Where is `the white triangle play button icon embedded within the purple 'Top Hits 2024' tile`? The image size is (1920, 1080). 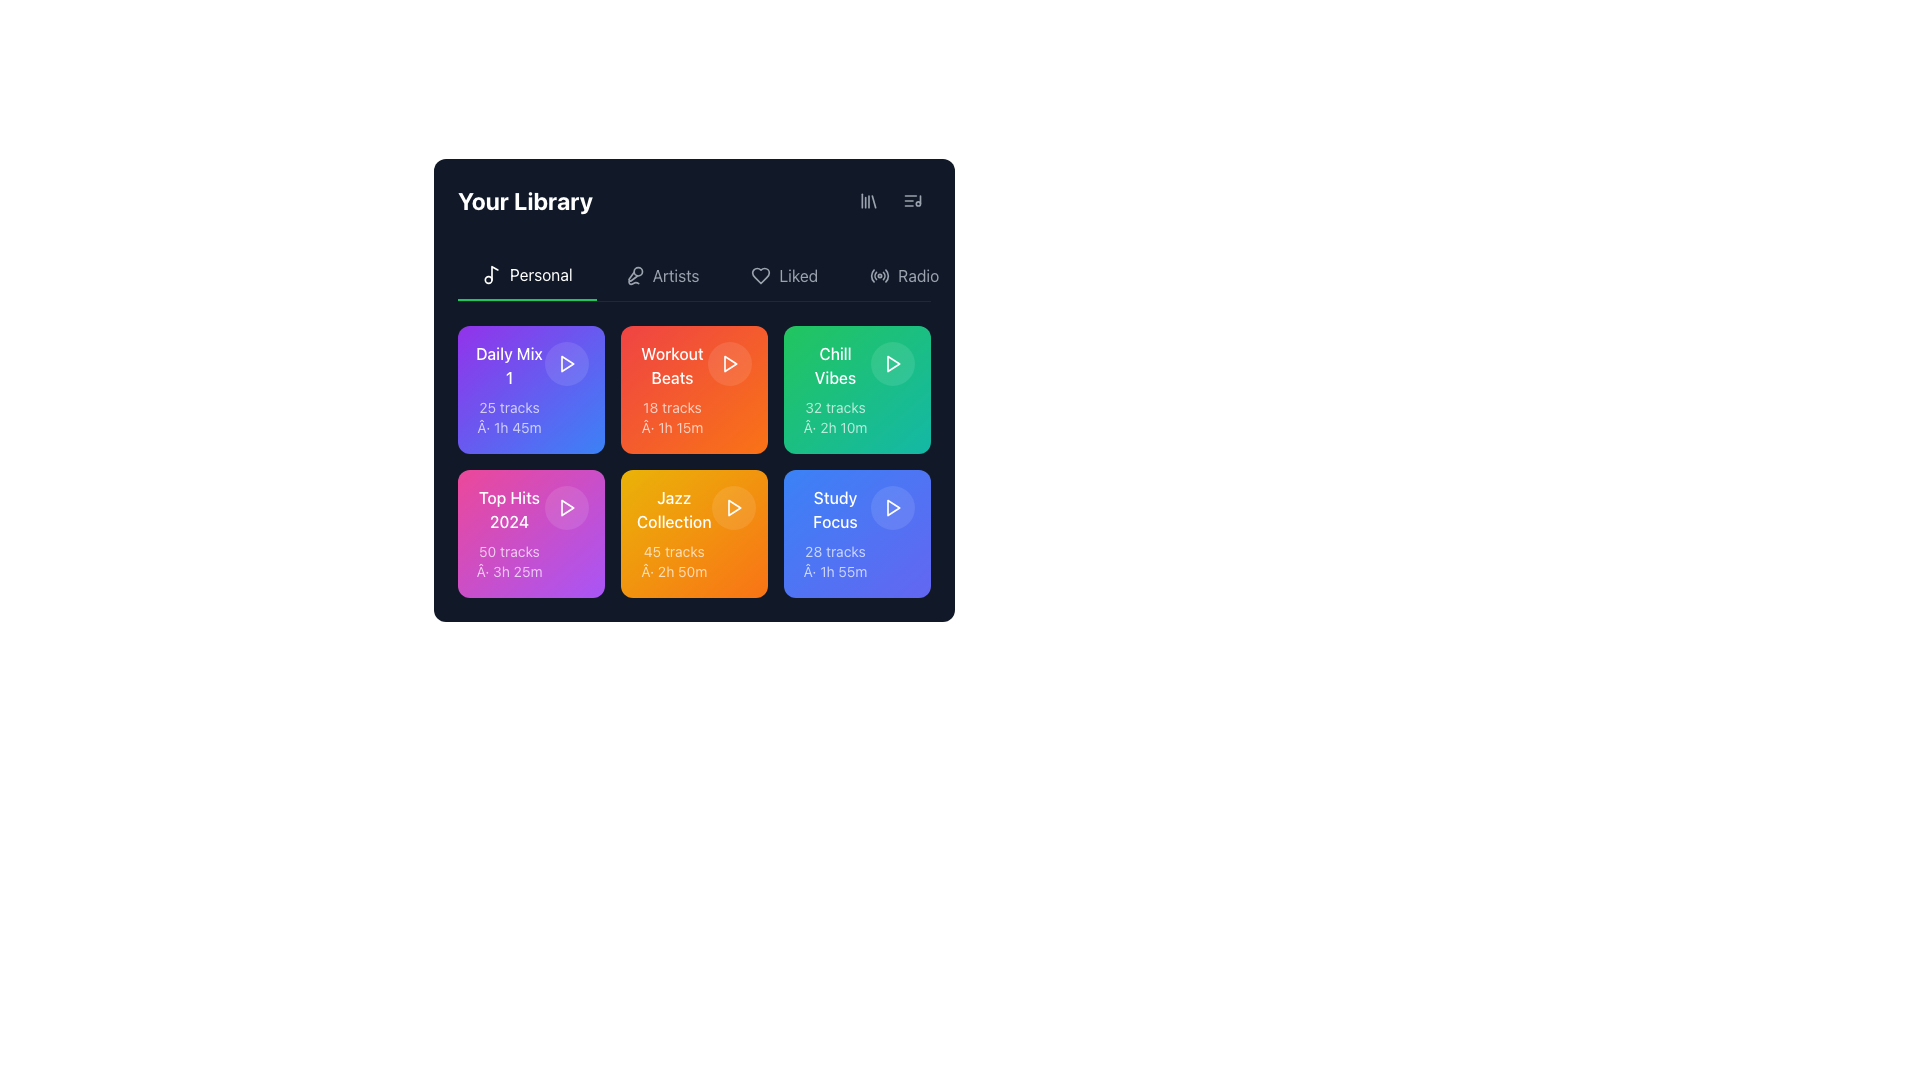 the white triangle play button icon embedded within the purple 'Top Hits 2024' tile is located at coordinates (566, 507).